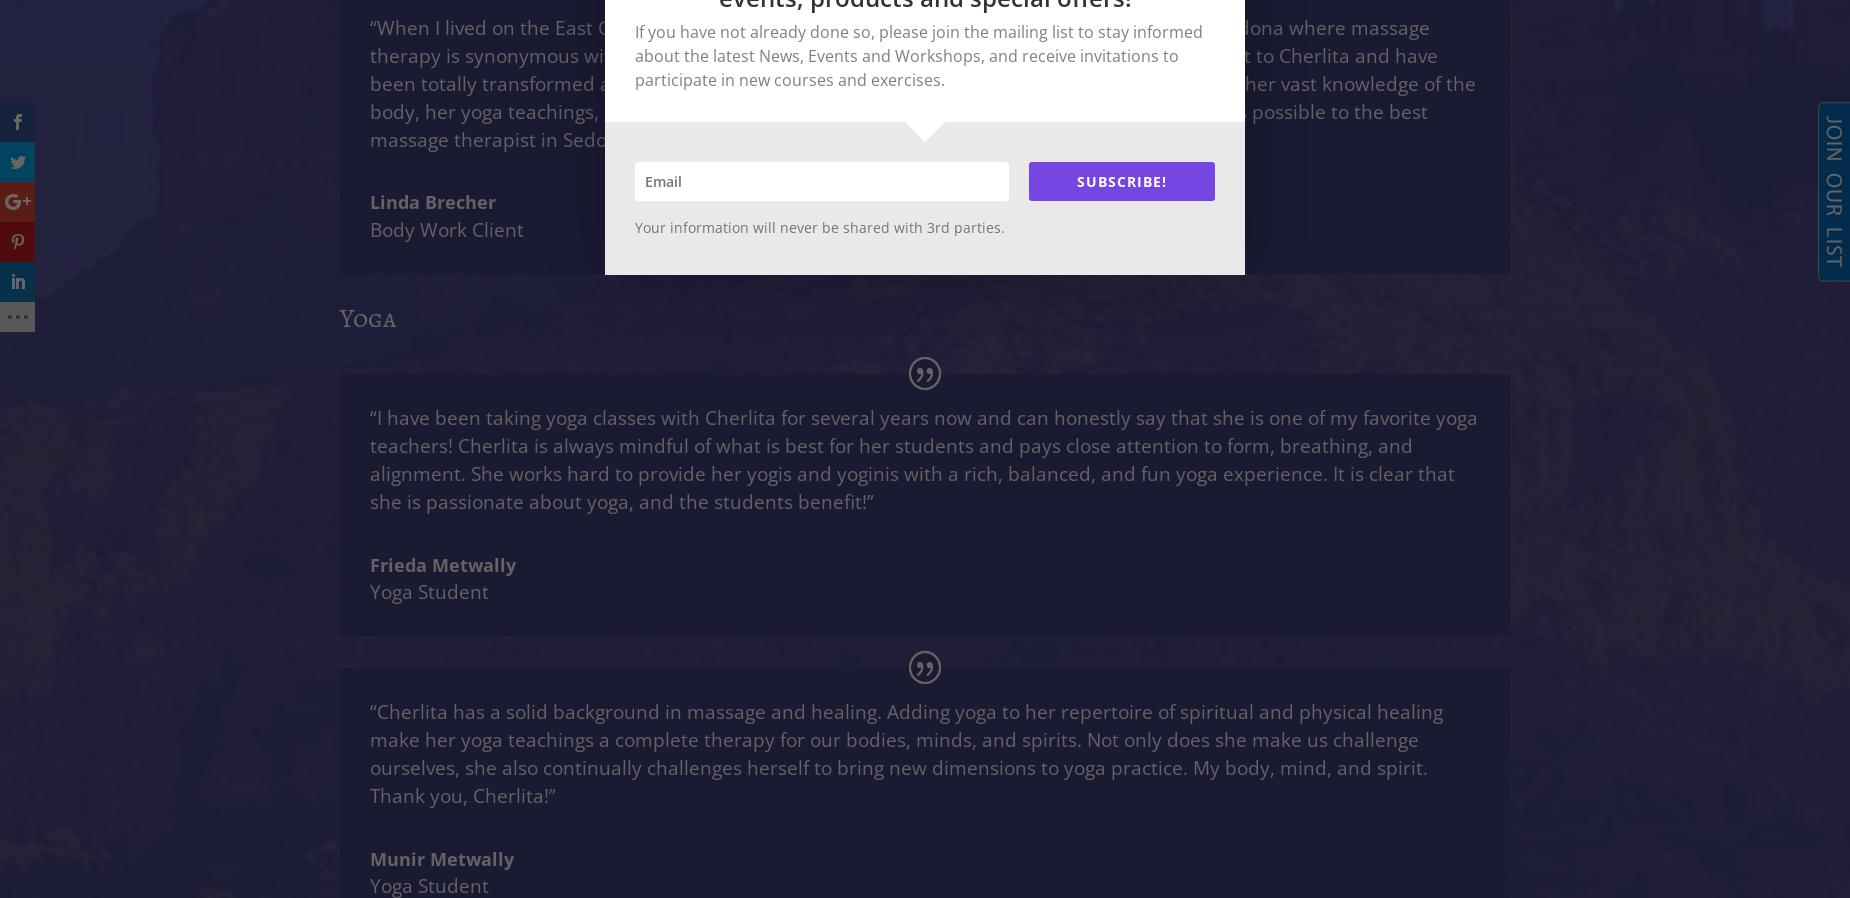 The image size is (1850, 898). Describe the element at coordinates (924, 458) in the screenshot. I see `'“I have been taking yoga classes with Cherlita for several years now and can honestly say that she is one of my favorite yoga teachers! Cherlita is always mindful of what is best for her students and pays close attention to form, breathing, and alignment. She works hard to provide her yogis and yoginis with a rich, balanced, and fun yoga experience. It is clear that she is passionate about yoga, and the students benefit!”'` at that location.